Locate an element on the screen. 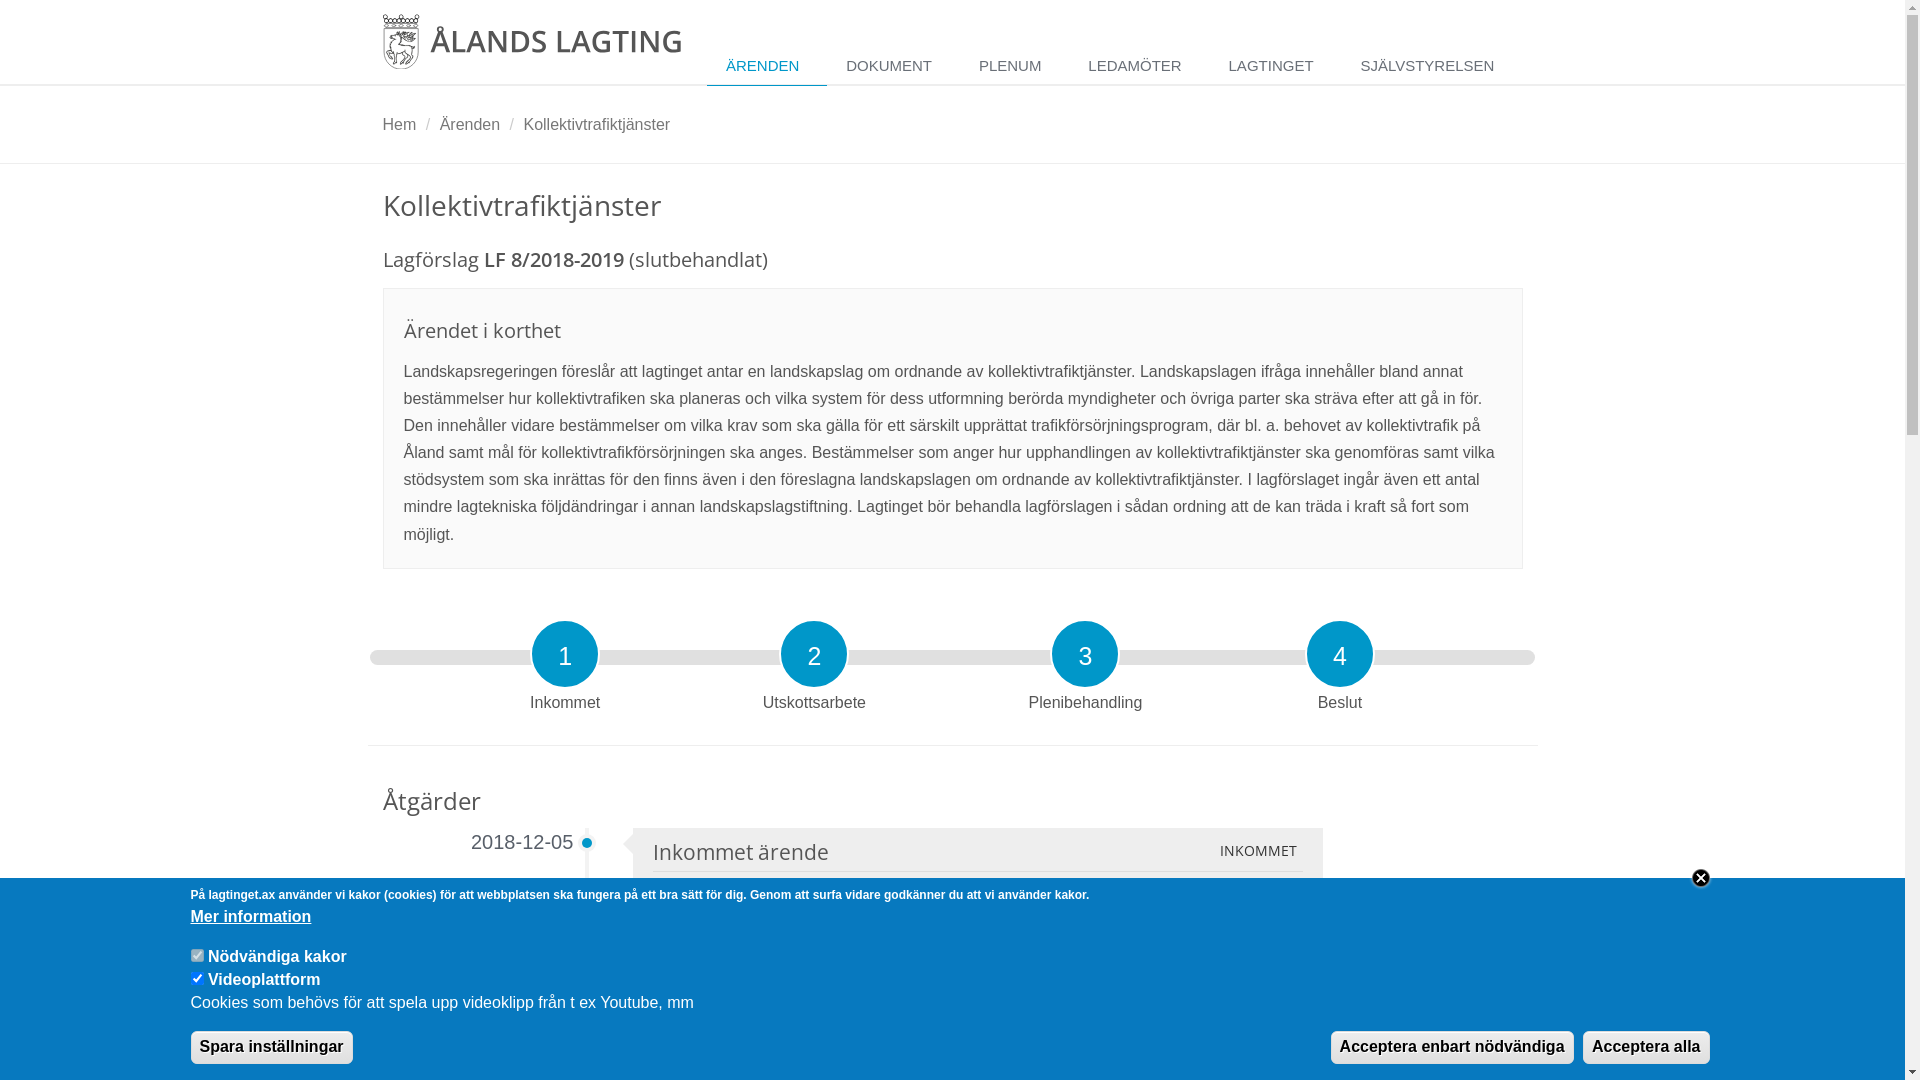 This screenshot has height=1080, width=1920. 'PLENUM' is located at coordinates (1014, 64).